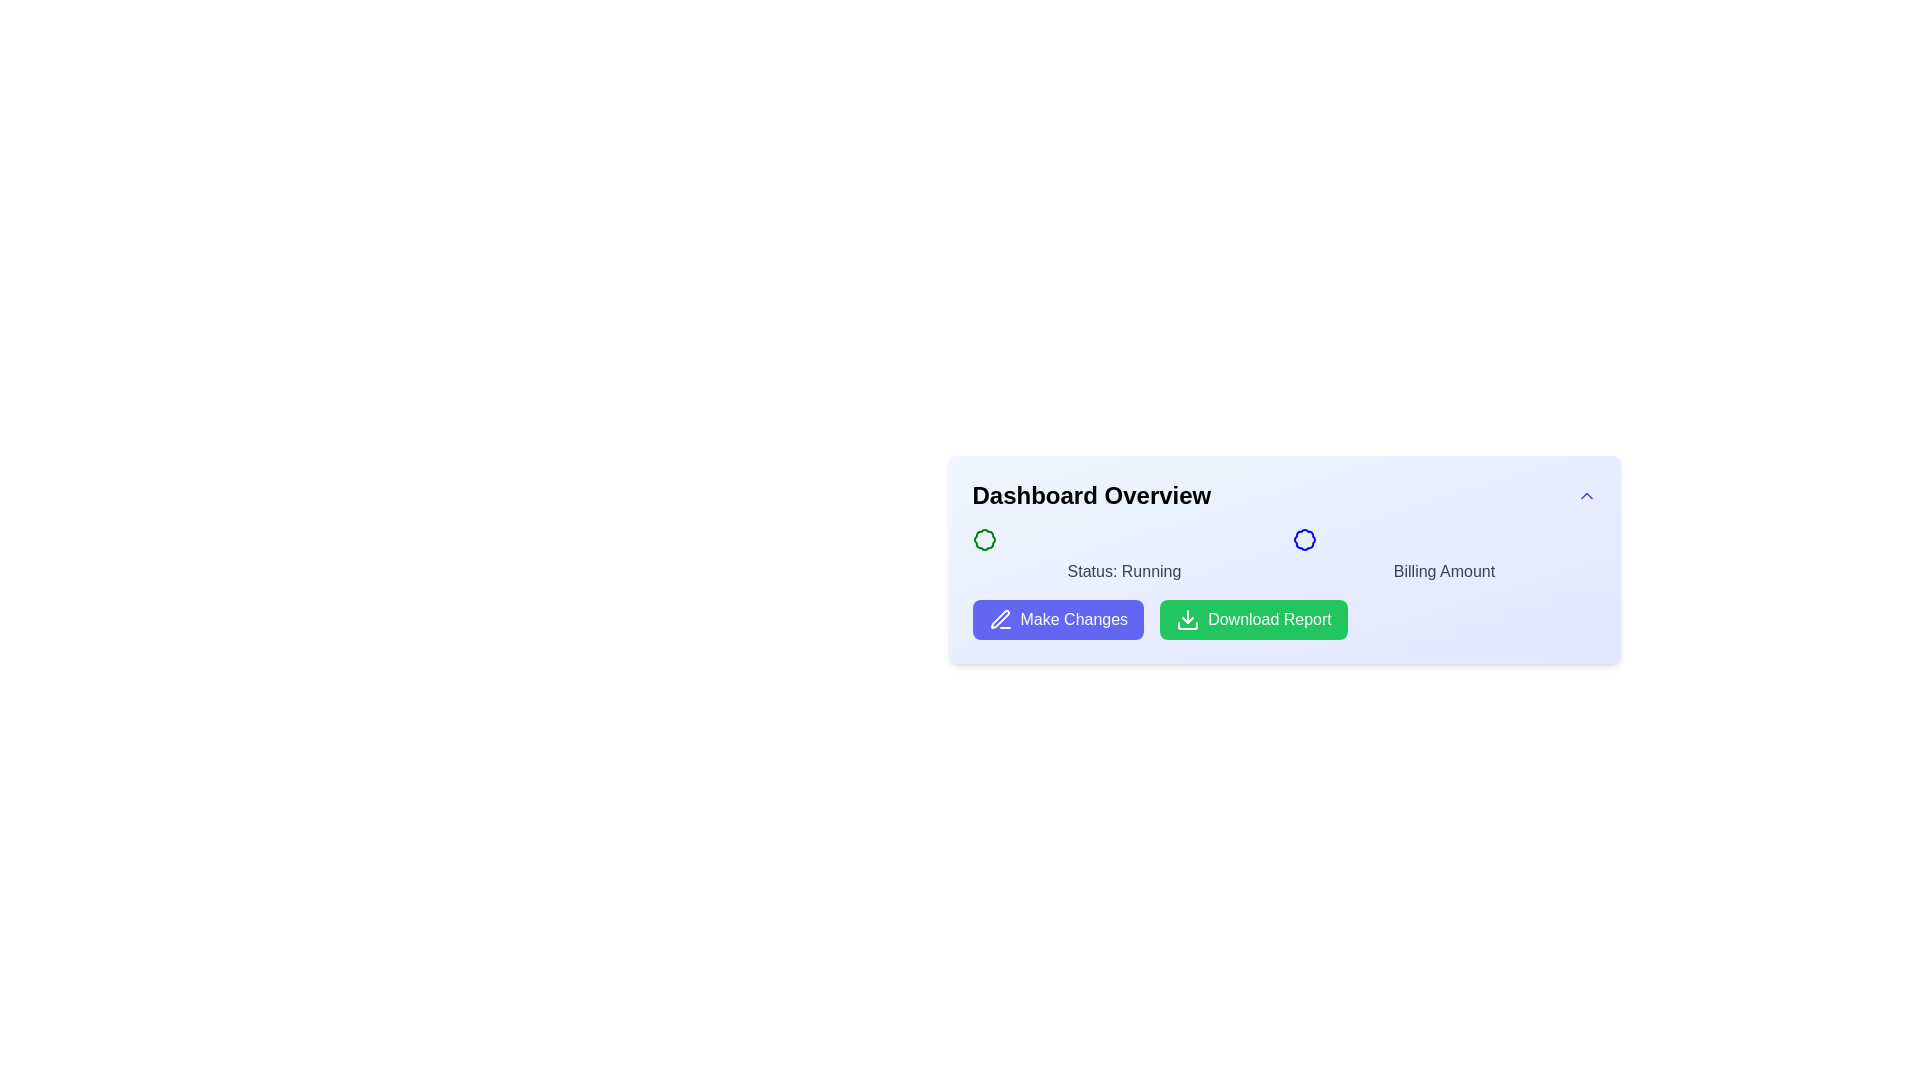  What do you see at coordinates (1252, 619) in the screenshot?
I see `the download button located in the bottom-right section of the 'Dashboard Overview' card, which is the second button in the horizontal sequence under the status display, to trigger hover effects` at bounding box center [1252, 619].